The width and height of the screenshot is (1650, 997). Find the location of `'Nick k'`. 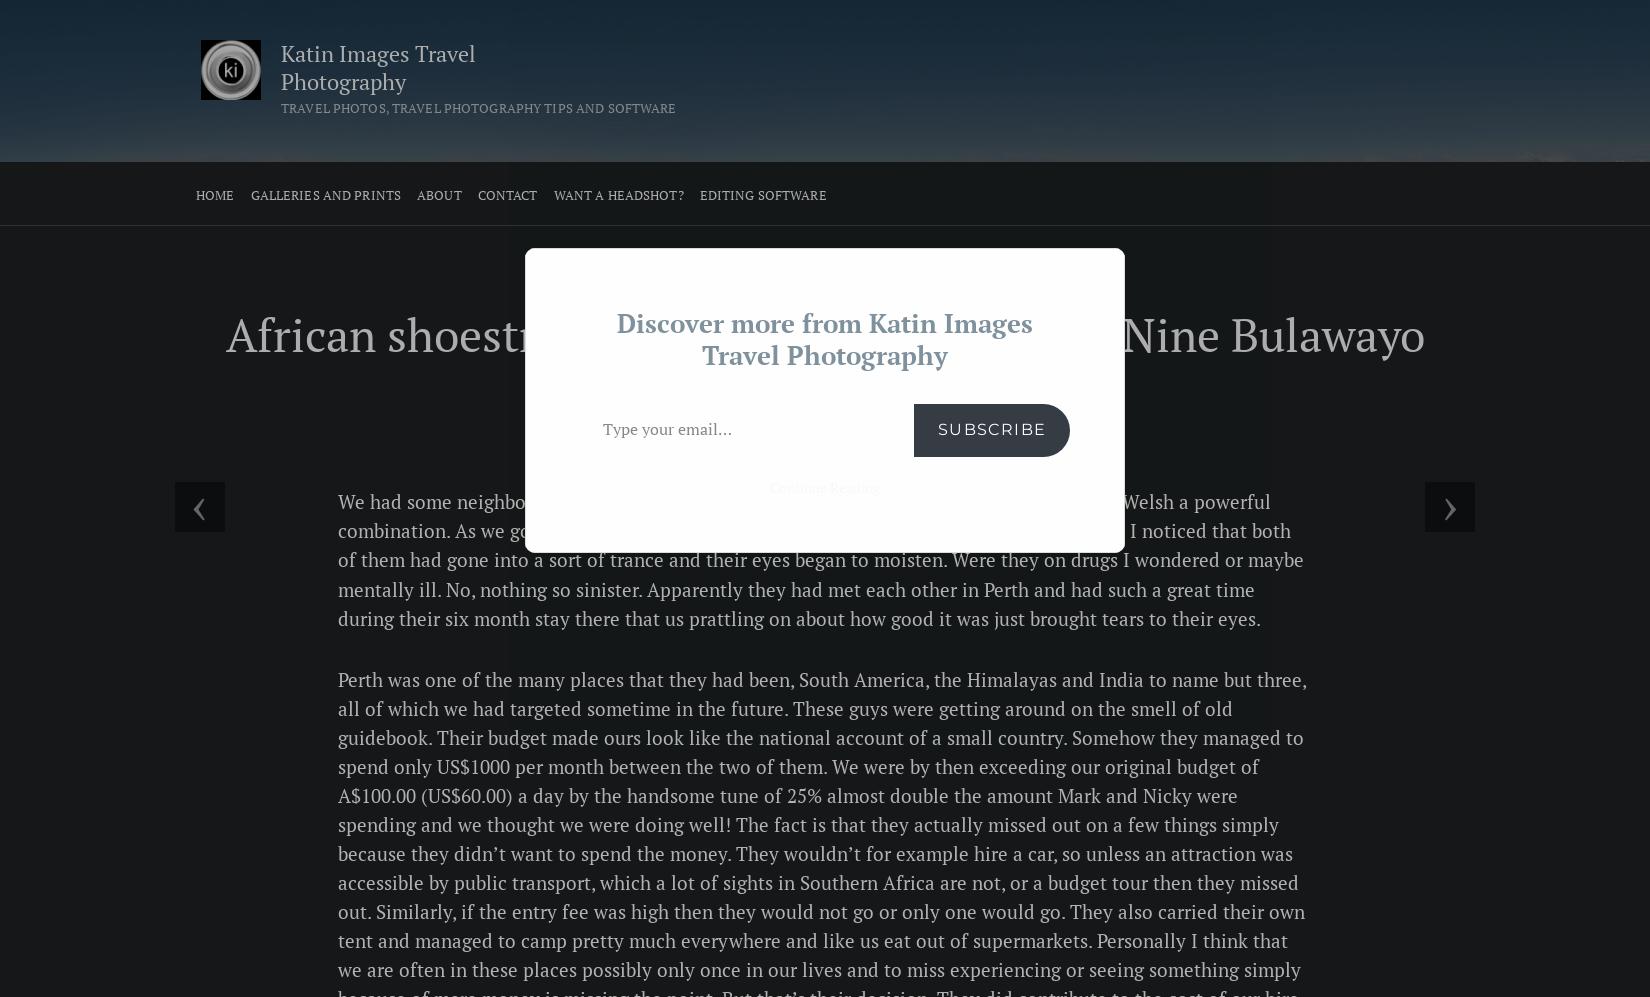

'Nick k' is located at coordinates (833, 388).